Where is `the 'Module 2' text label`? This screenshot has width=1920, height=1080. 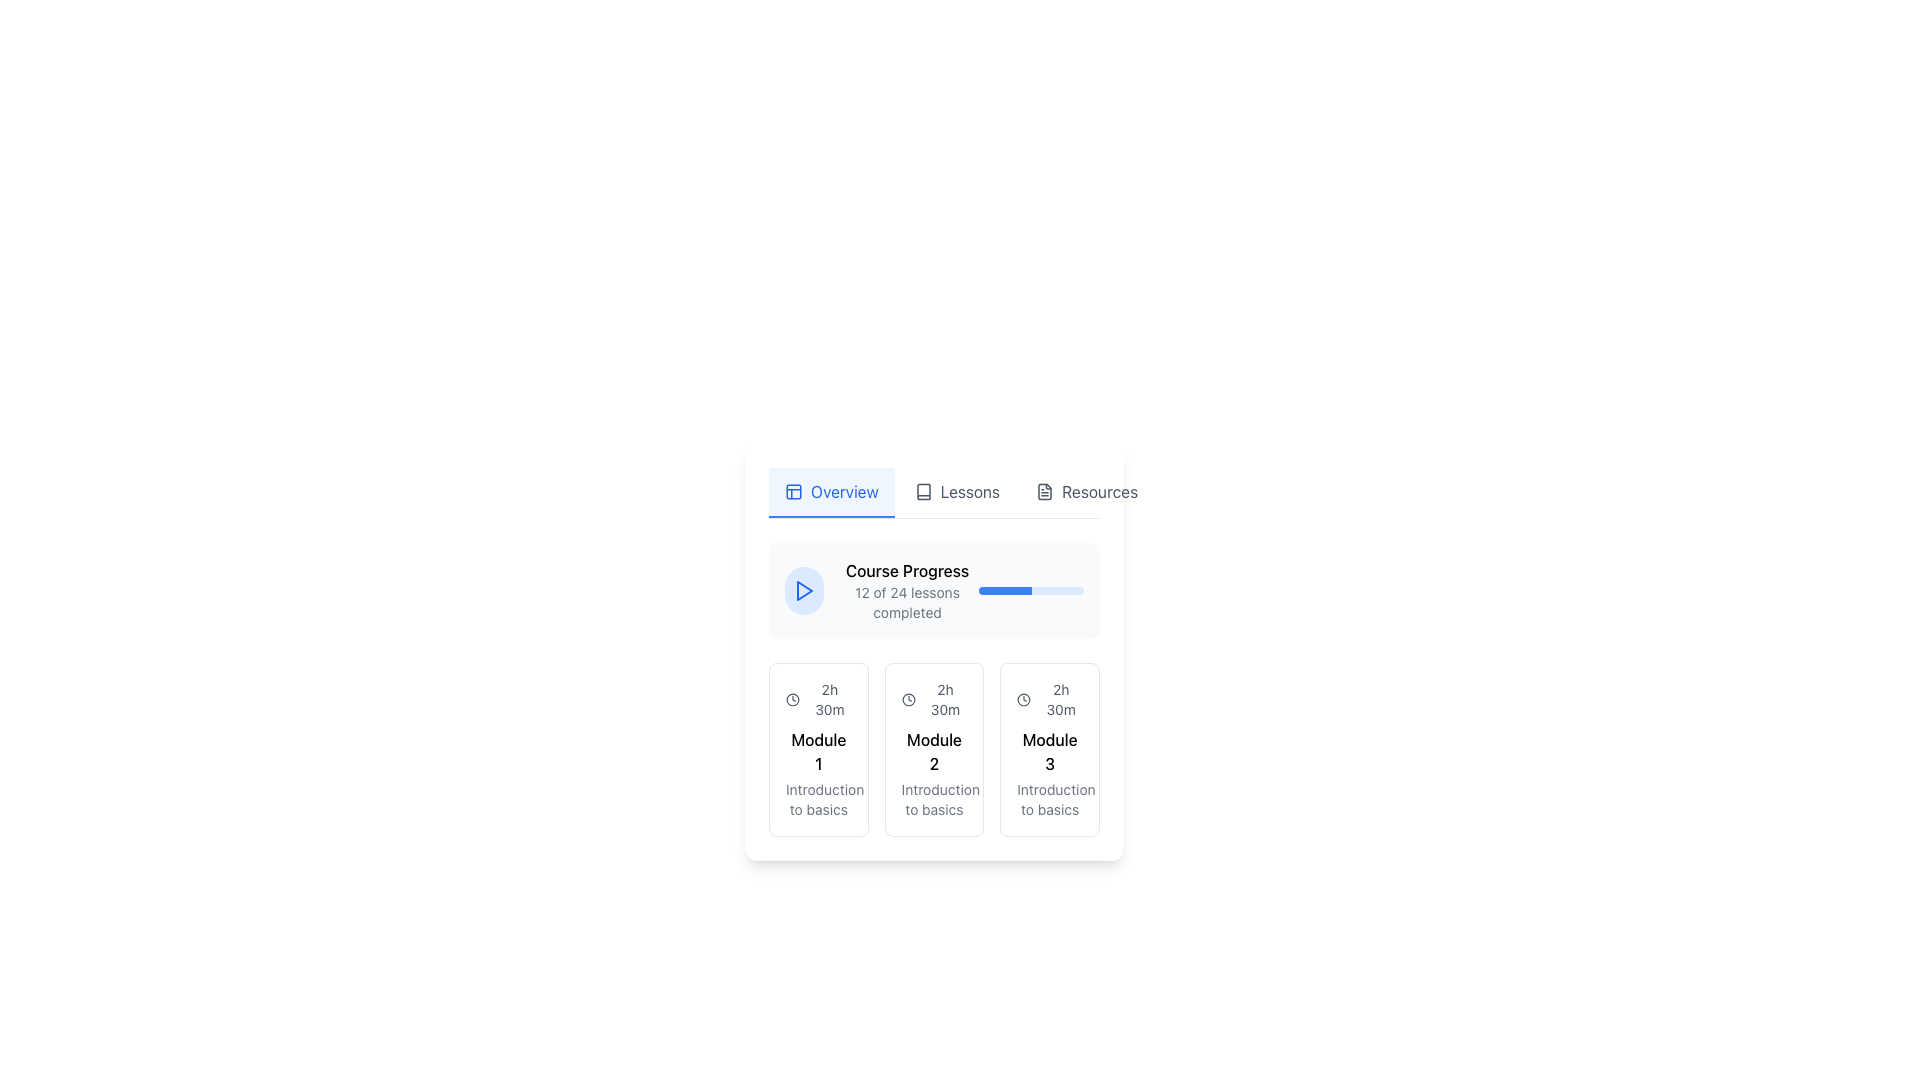
the 'Module 2' text label is located at coordinates (933, 752).